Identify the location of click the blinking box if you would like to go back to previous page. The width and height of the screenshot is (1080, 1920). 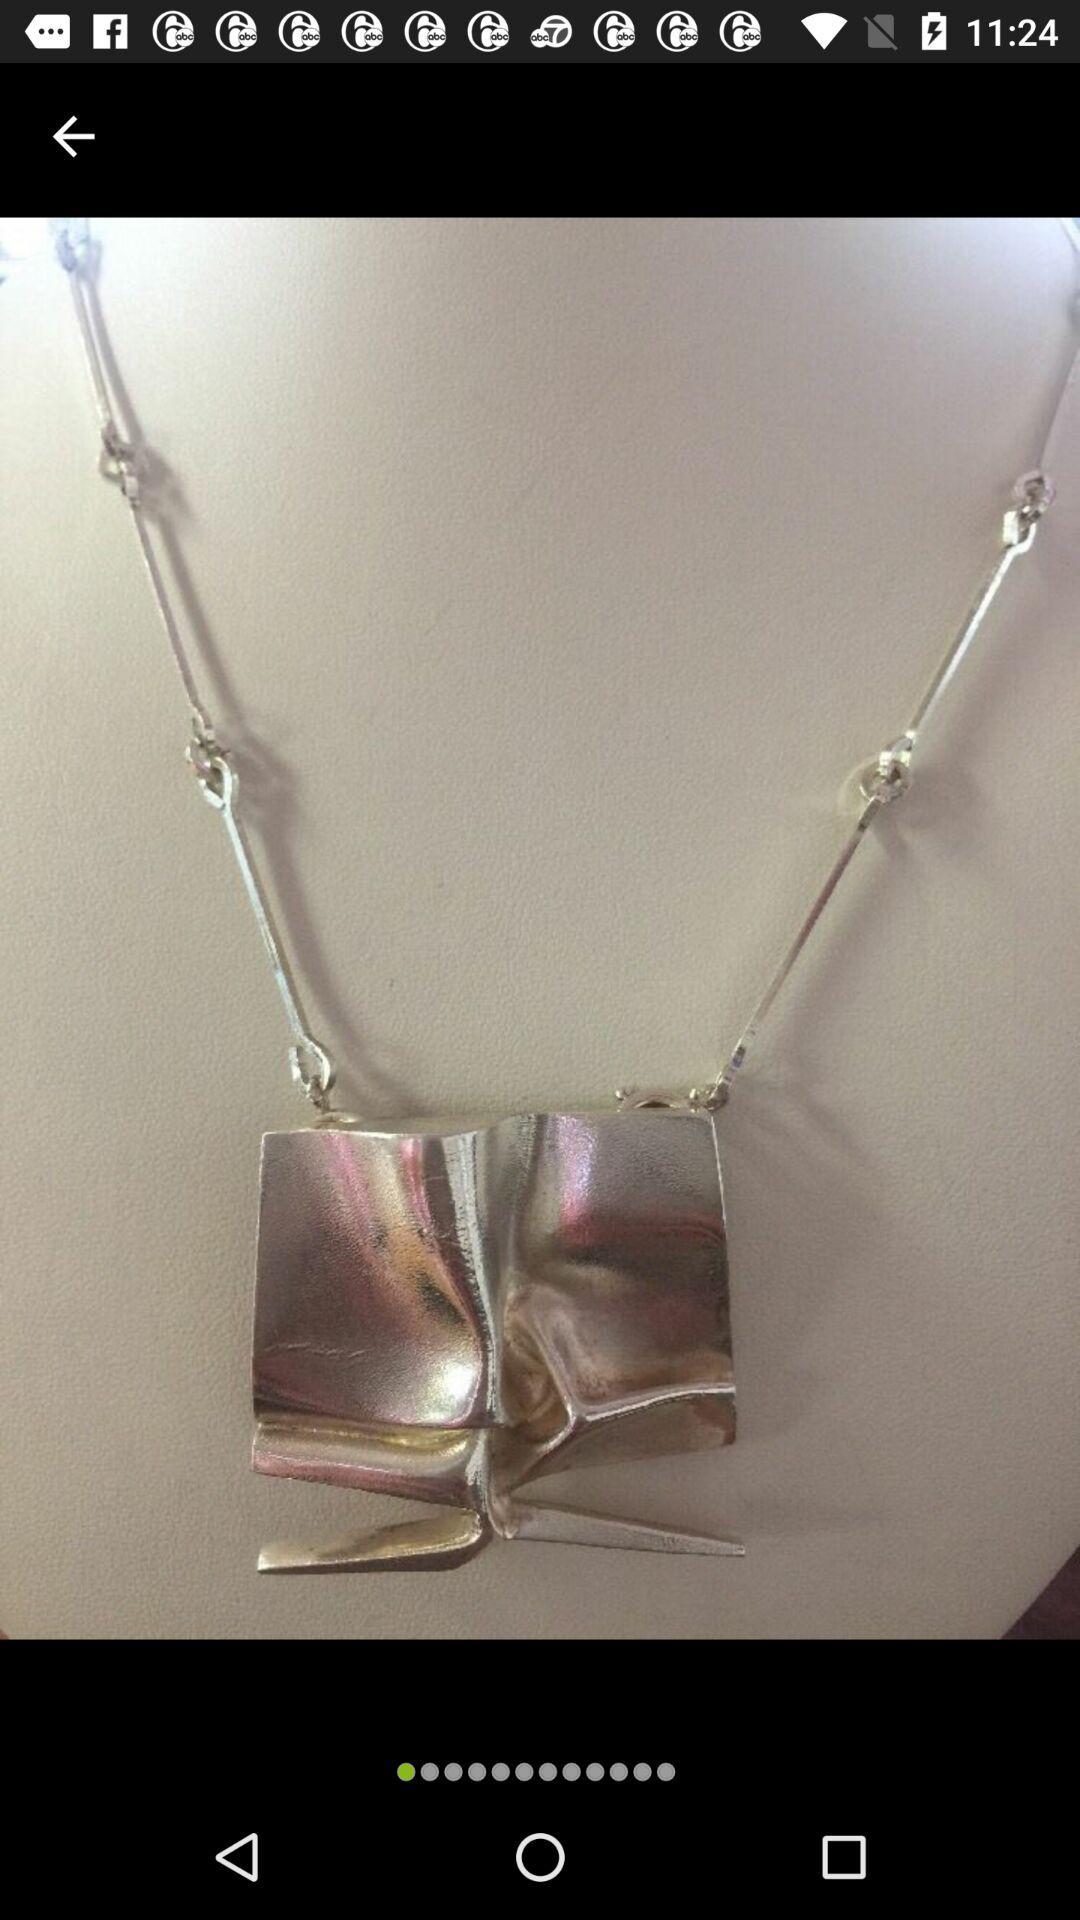
(72, 135).